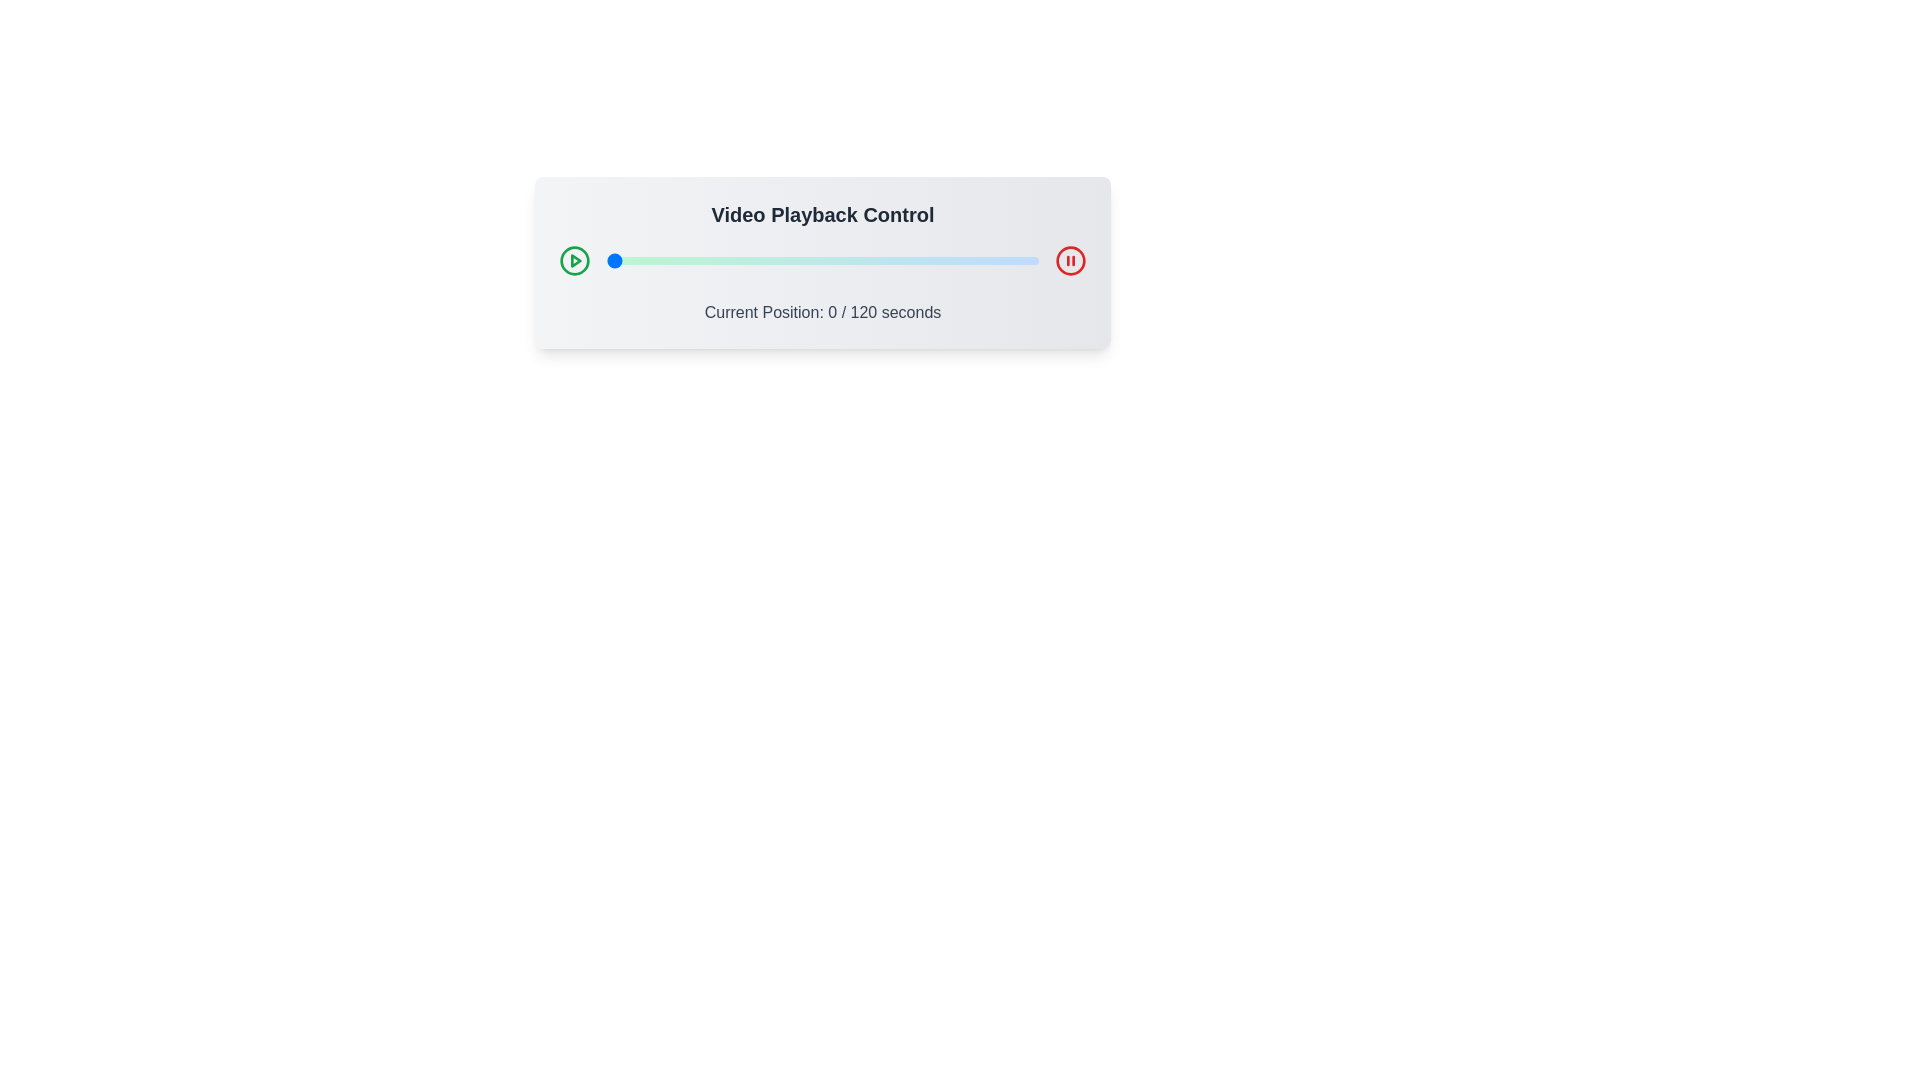 This screenshot has height=1080, width=1920. I want to click on the video playback slider to 7 seconds, so click(631, 260).